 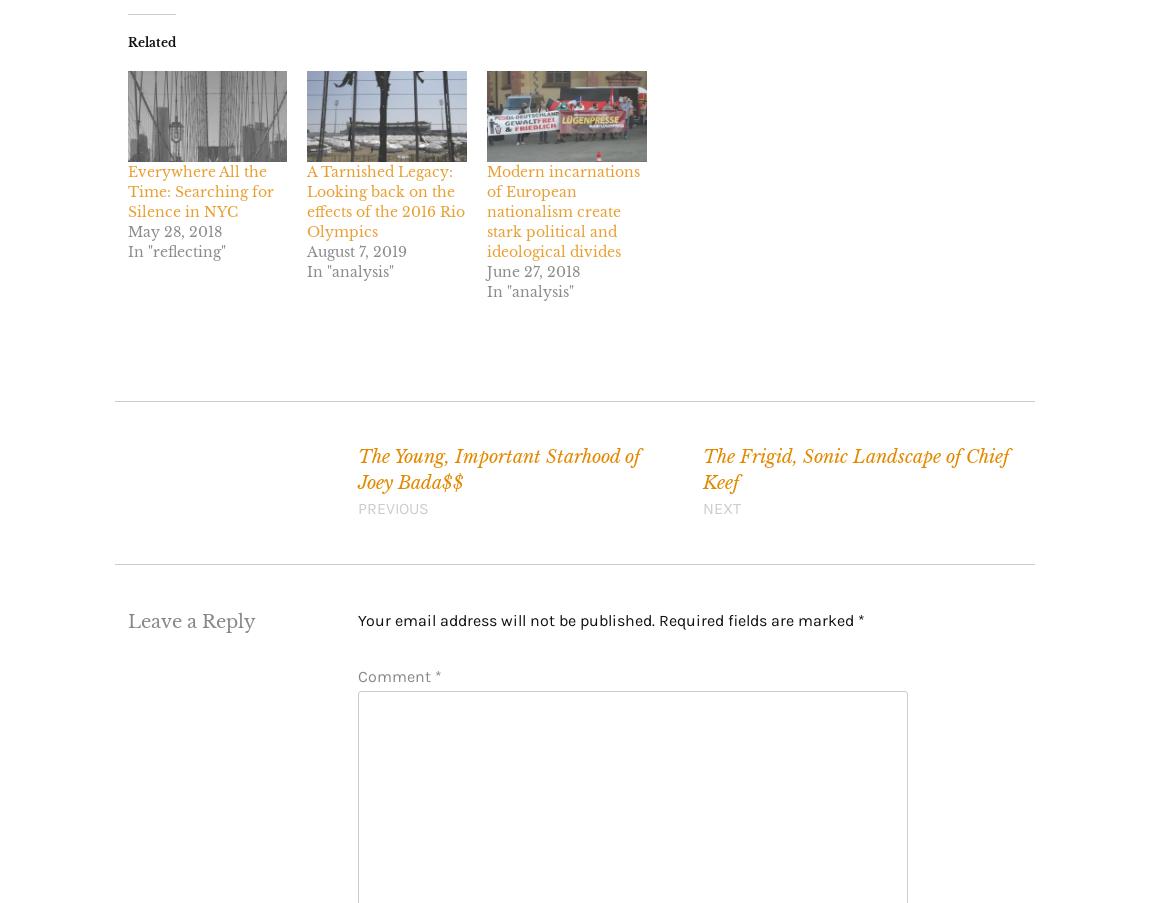 I want to click on 'Post navigation', so click(x=195, y=458).